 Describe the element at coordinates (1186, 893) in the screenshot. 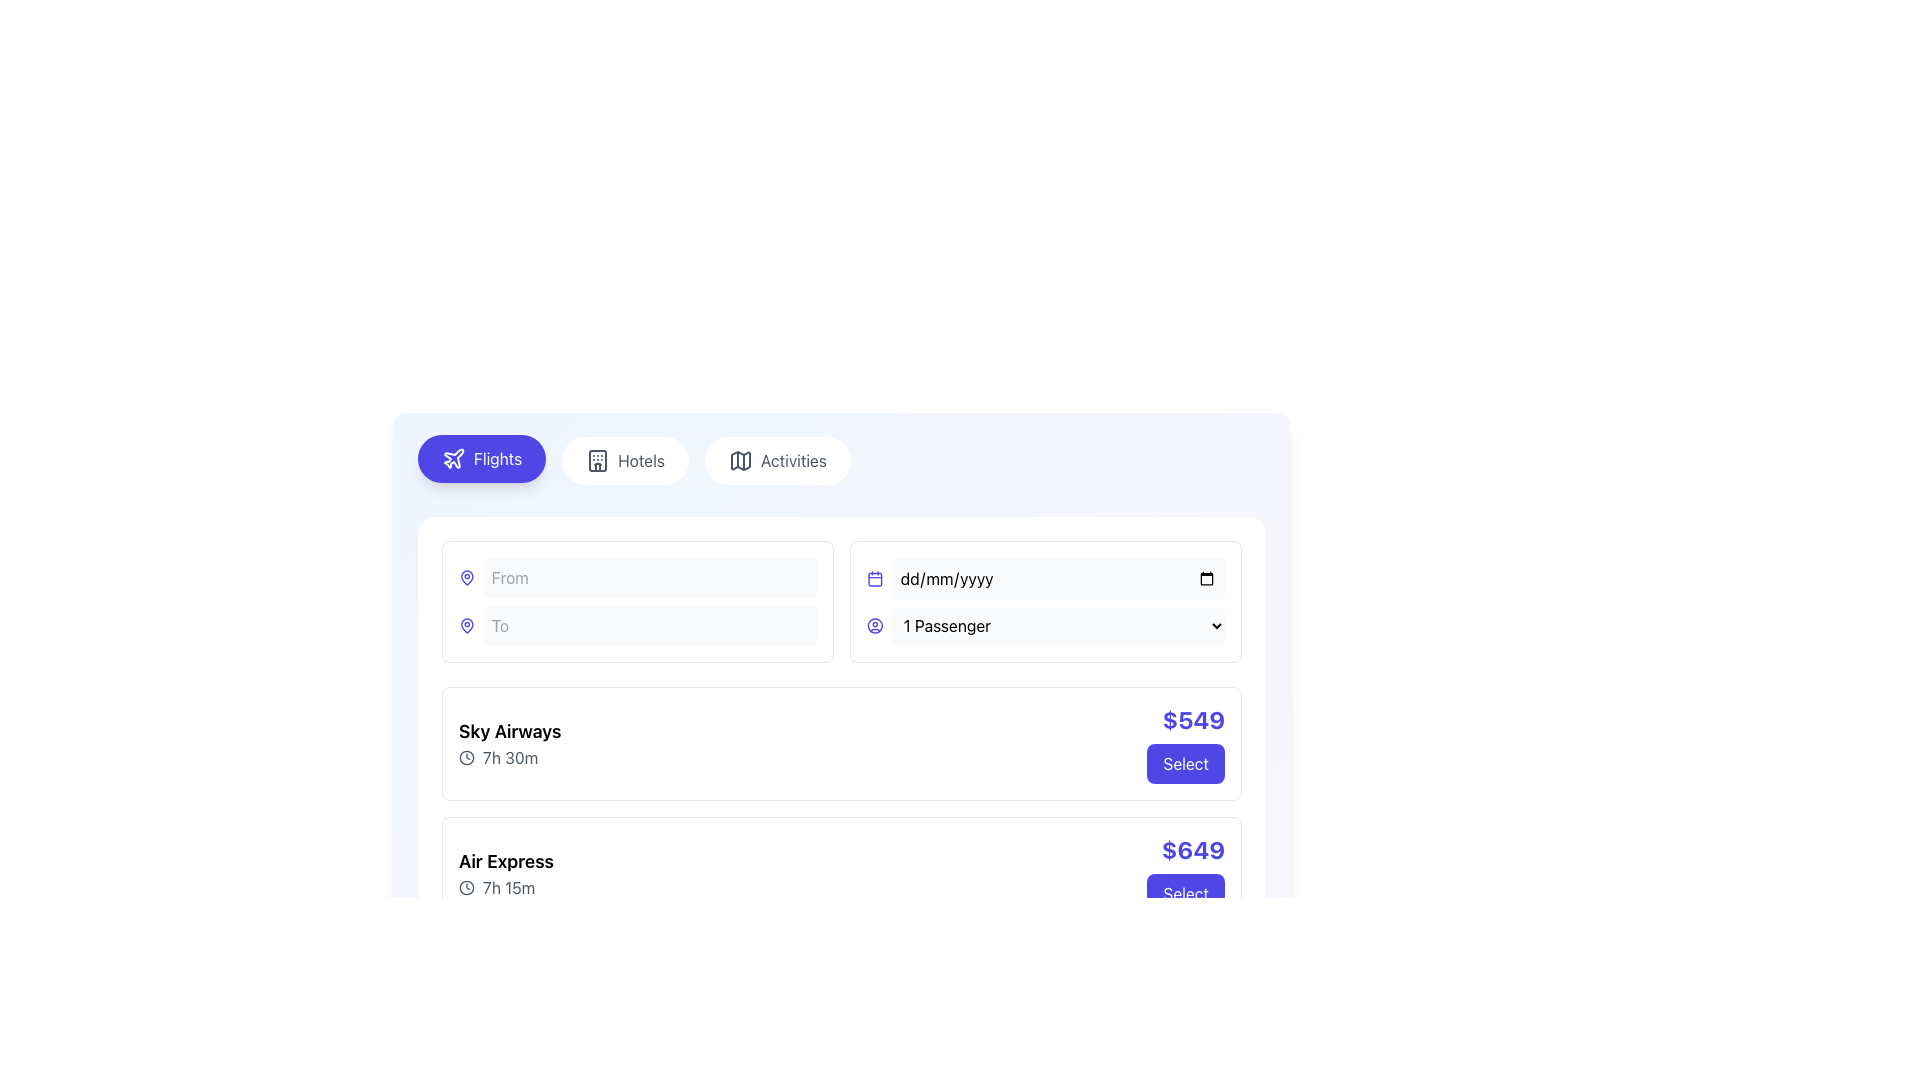

I see `the 'Select' button with a purple background located at the bottom right of the flight options interface` at that location.